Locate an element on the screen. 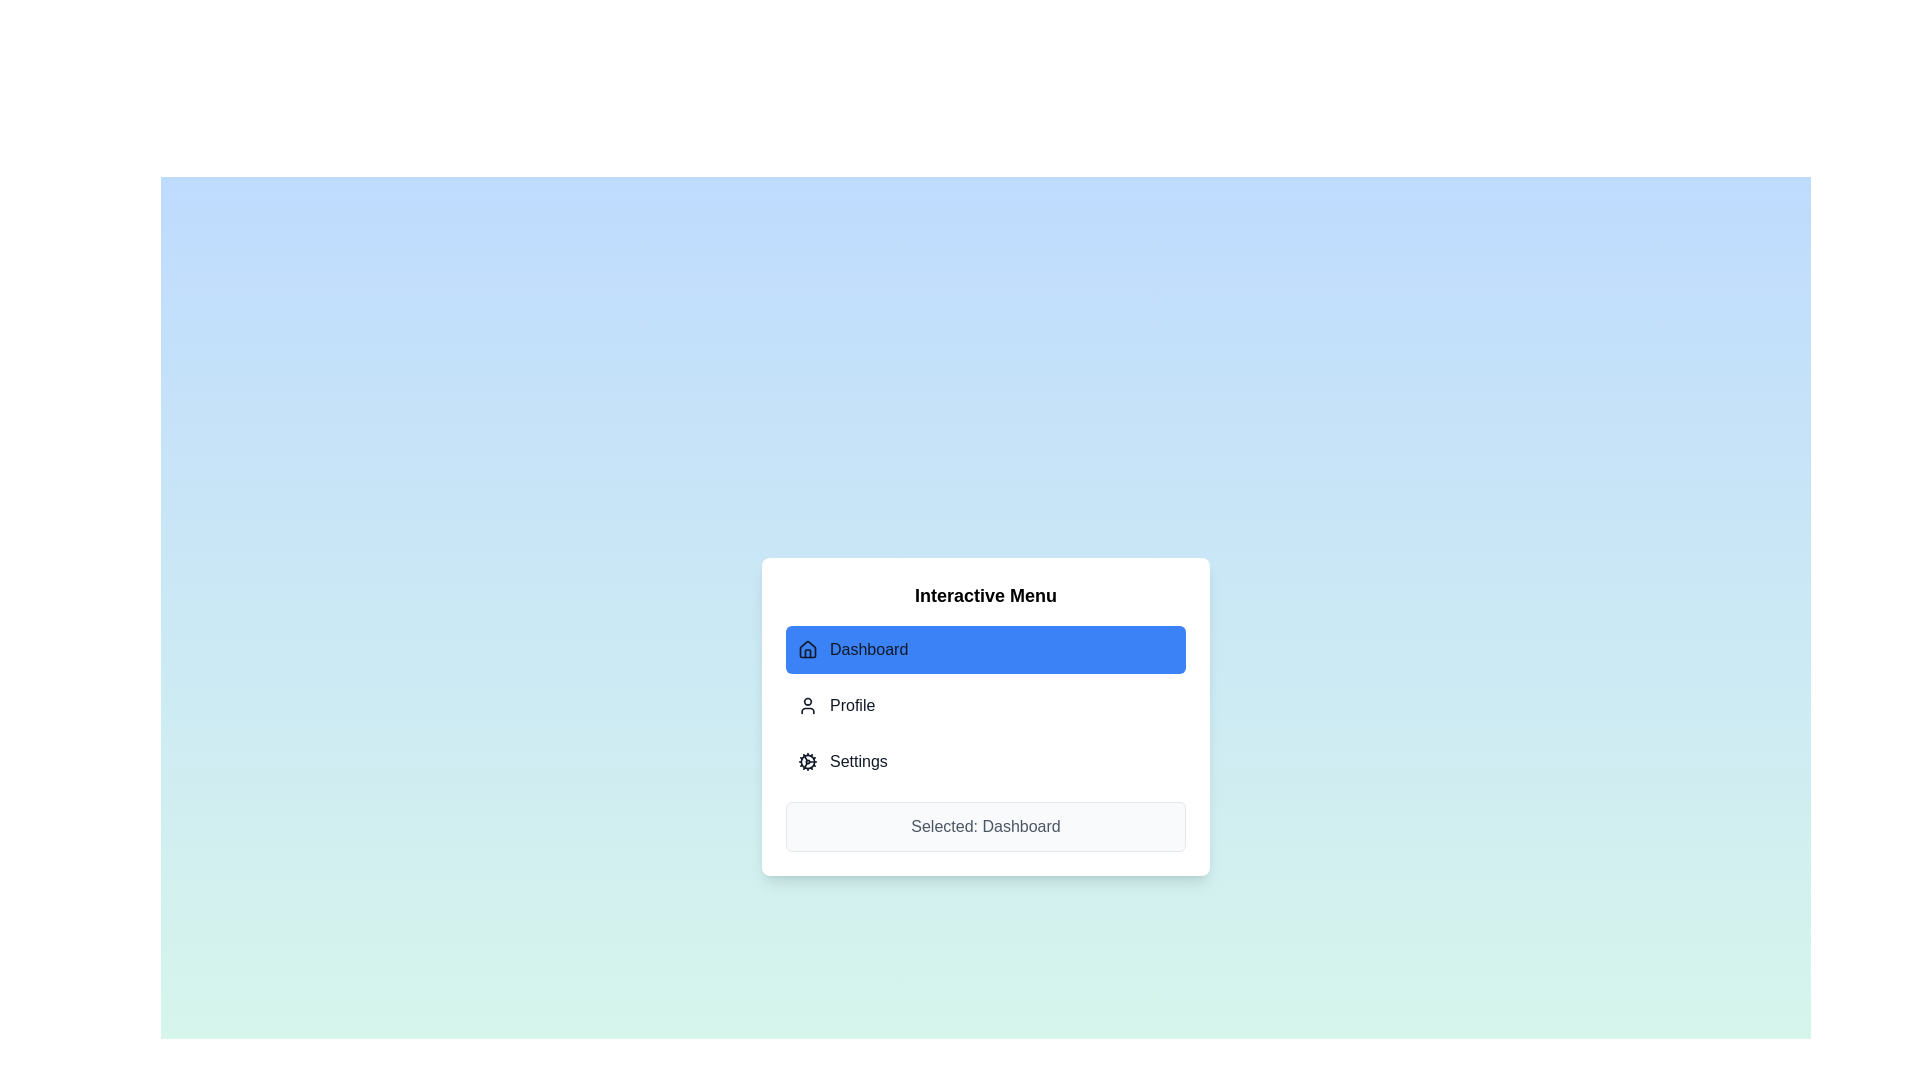 This screenshot has height=1080, width=1920. the Settings tab in the menu is located at coordinates (985, 762).